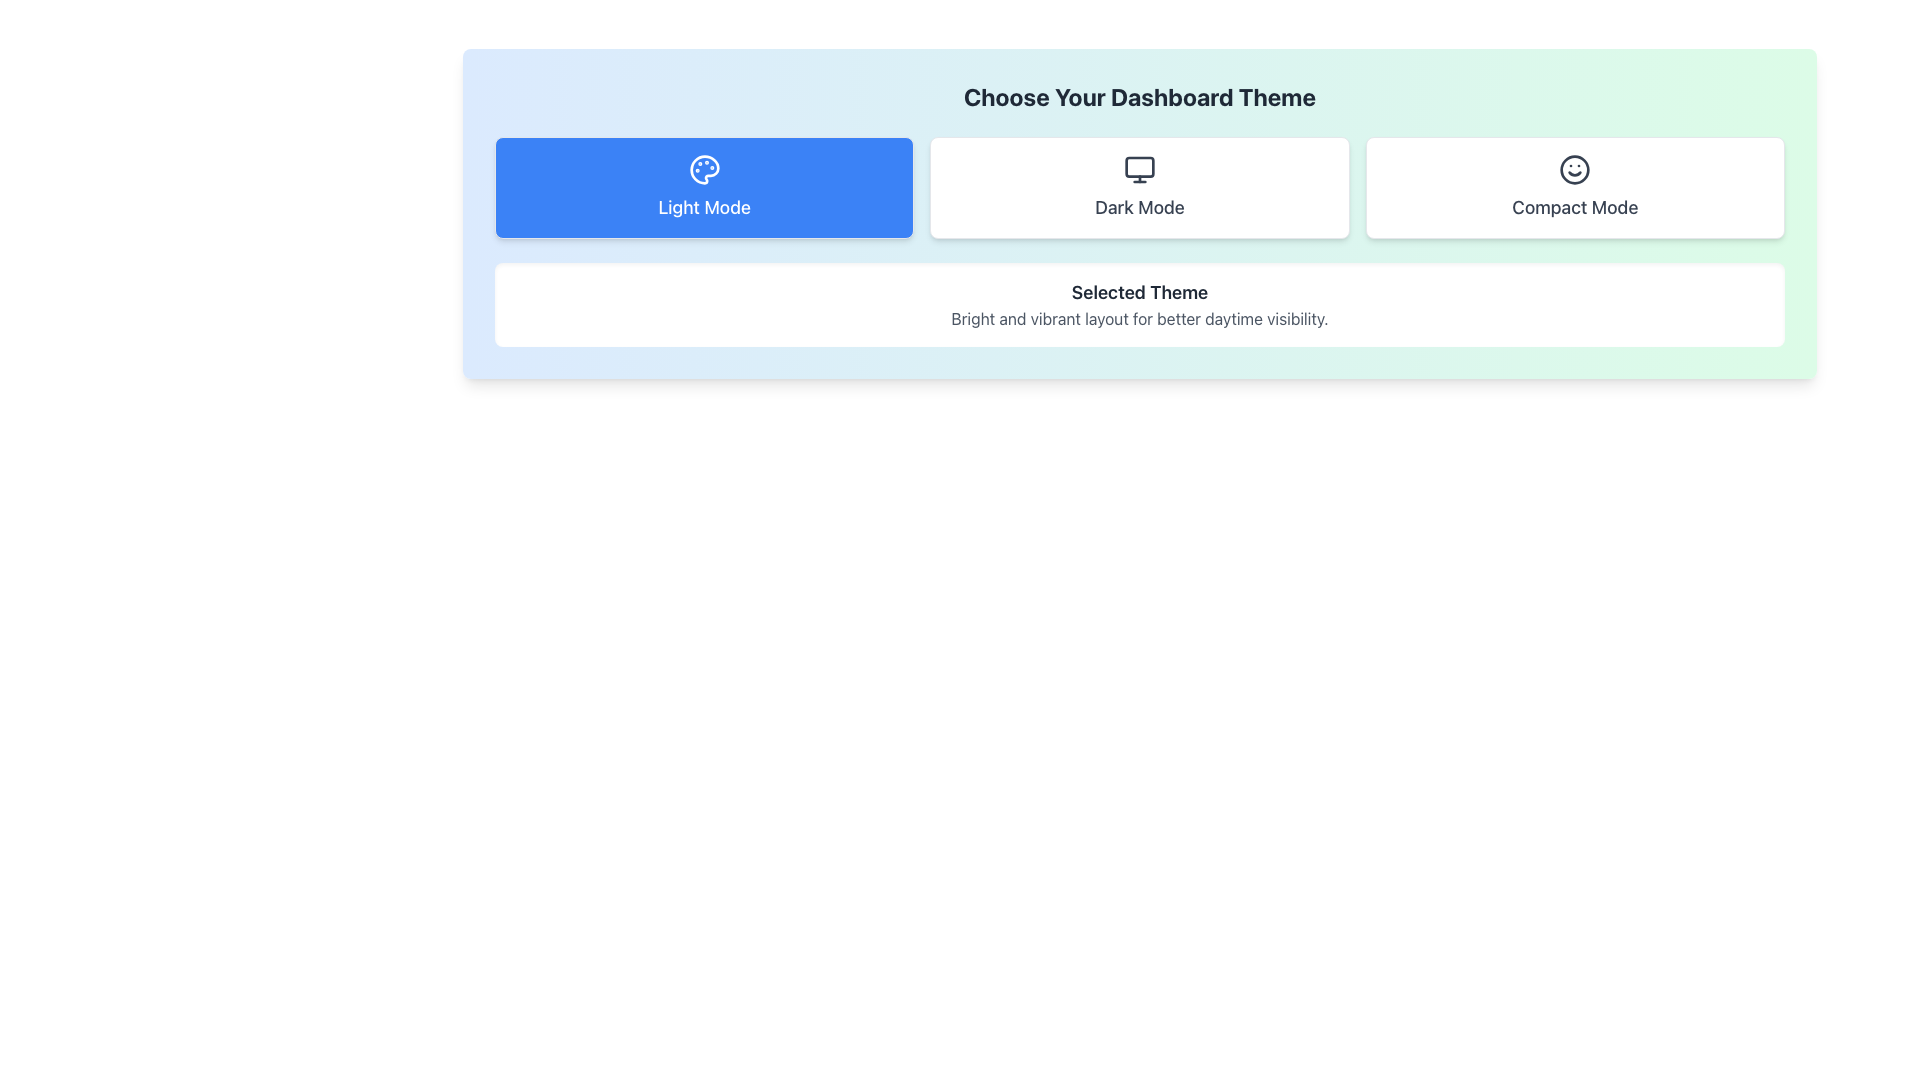  Describe the element at coordinates (704, 208) in the screenshot. I see `the 'Light Mode' text label, which indicates the purpose of the corresponding button in the theme options` at that location.